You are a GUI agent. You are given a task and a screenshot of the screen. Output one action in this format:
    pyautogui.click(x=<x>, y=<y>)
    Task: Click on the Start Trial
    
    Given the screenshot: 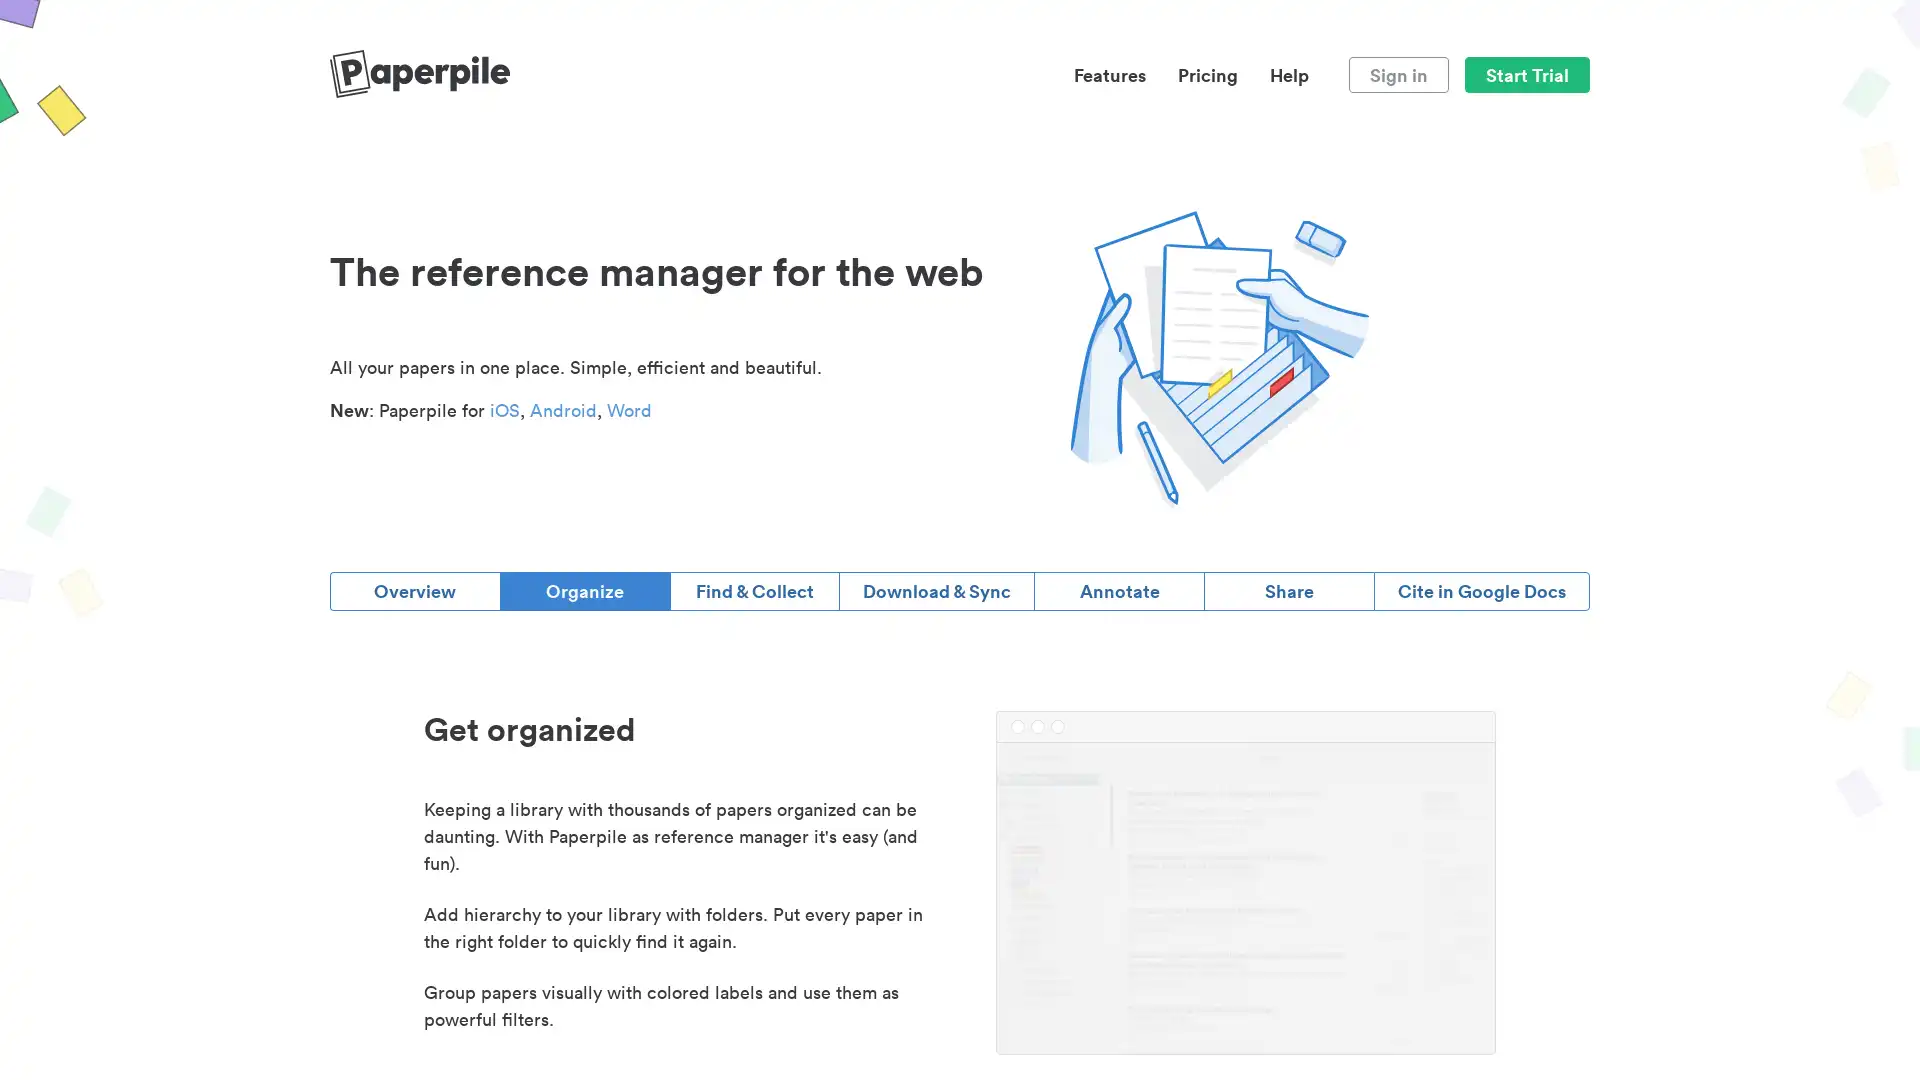 What is the action you would take?
    pyautogui.click(x=1526, y=73)
    